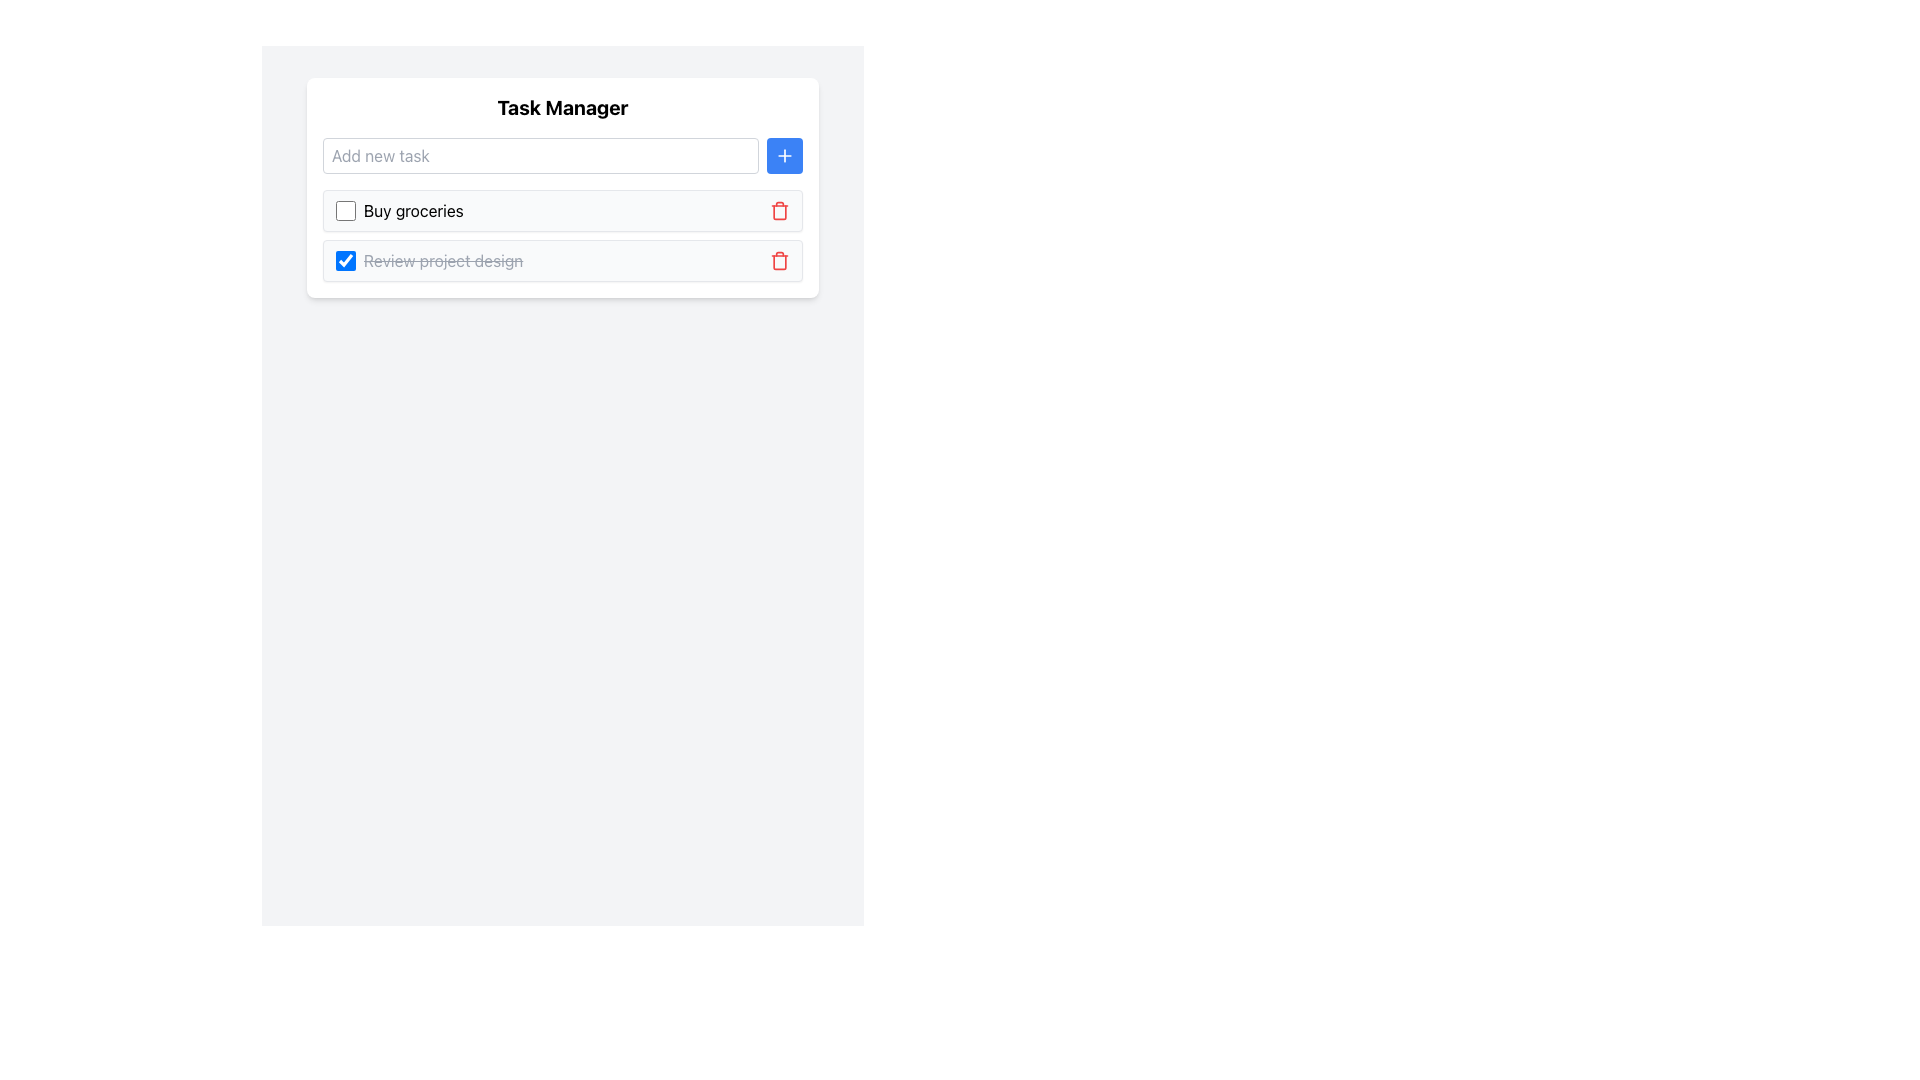 This screenshot has width=1920, height=1080. I want to click on the delete icon for the 'Buy groceries' task, so click(778, 212).